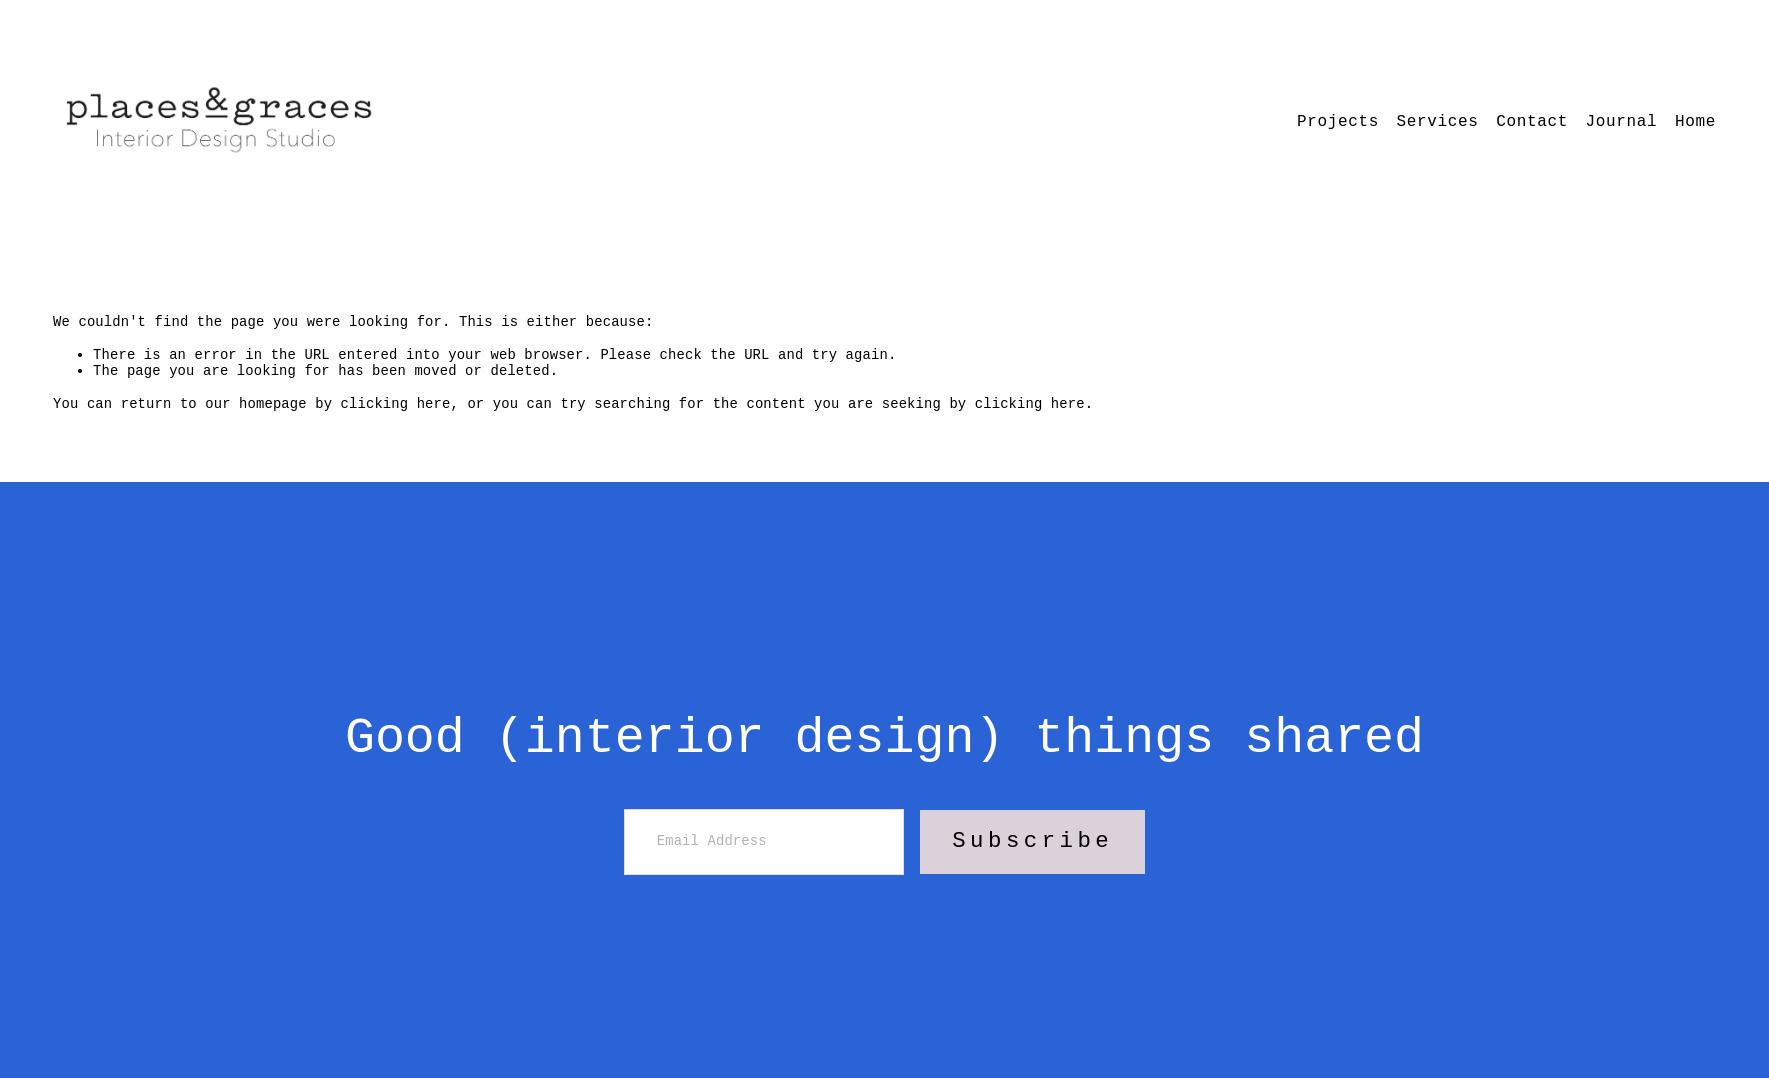  What do you see at coordinates (711, 401) in the screenshot?
I see `', or you can try searching for the
  content you are seeking by'` at bounding box center [711, 401].